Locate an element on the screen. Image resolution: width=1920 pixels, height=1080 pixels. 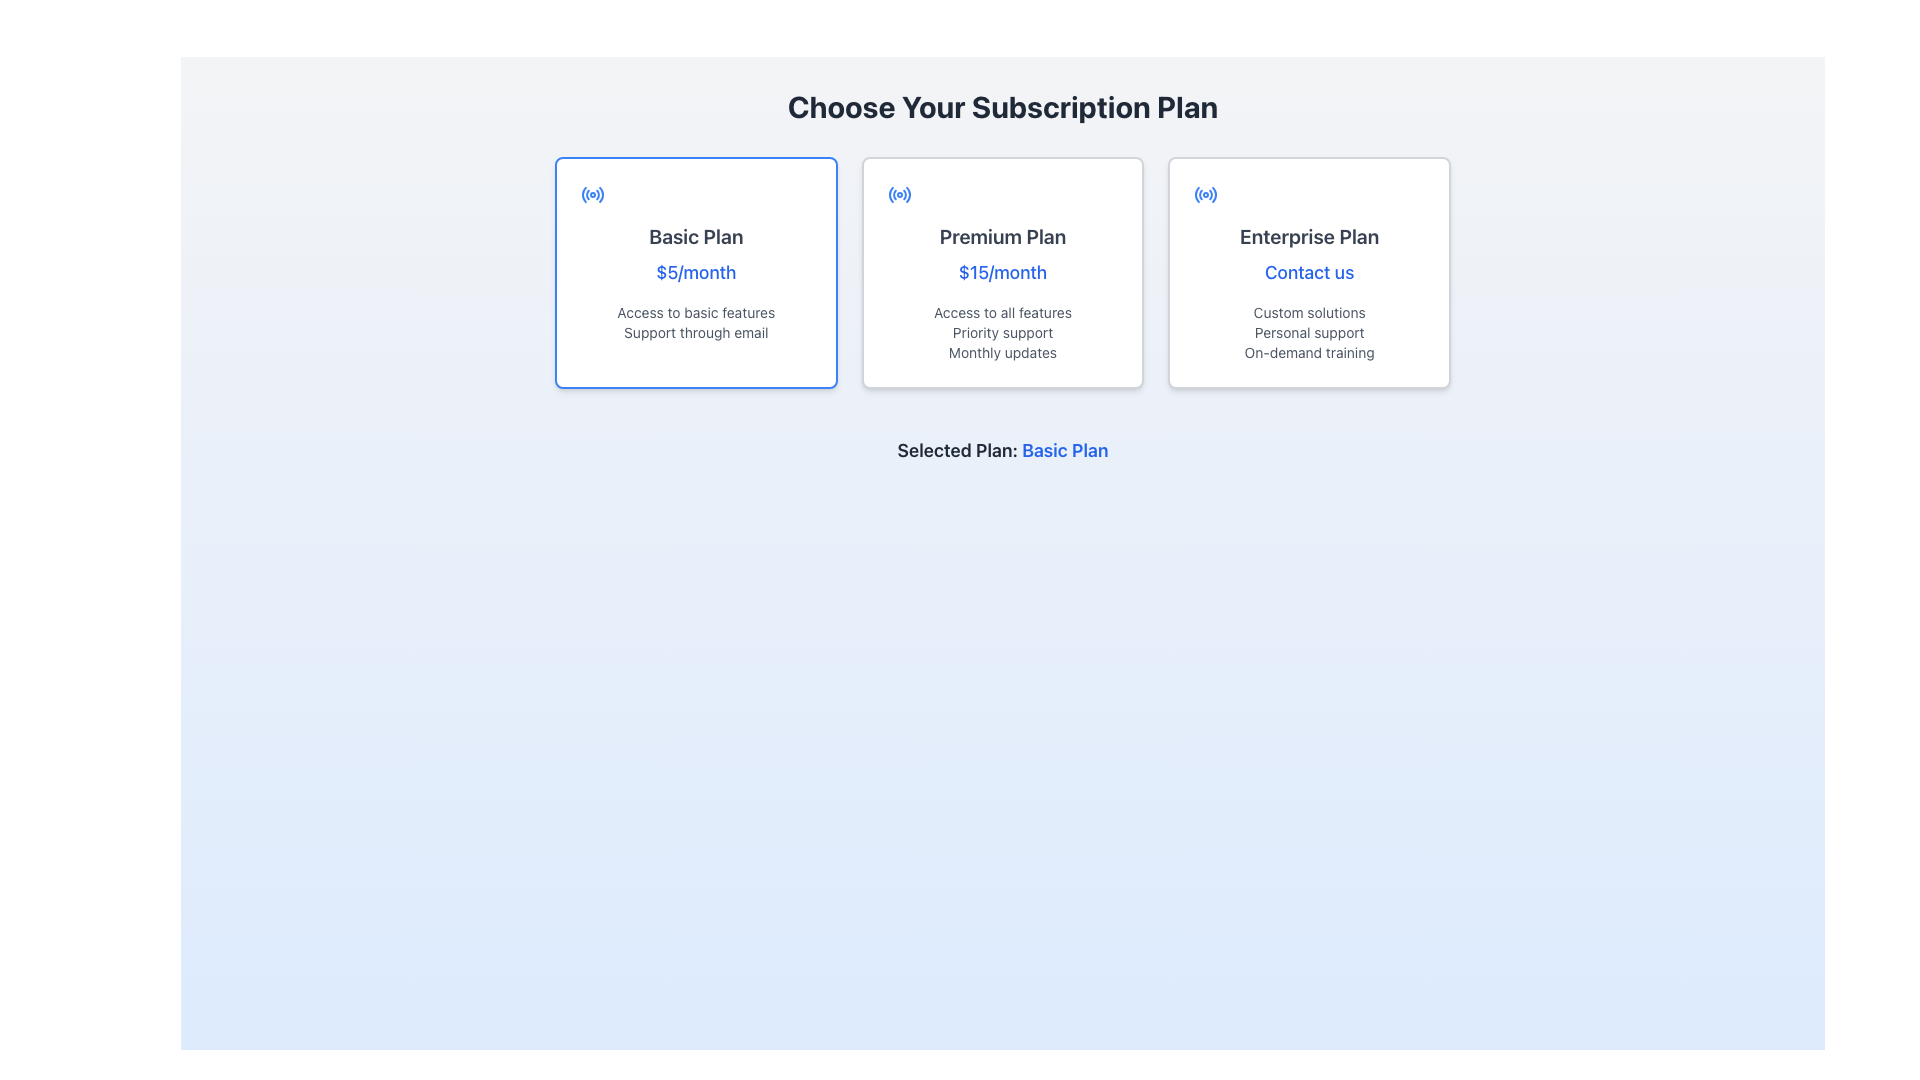
the text label displaying '$5/month' which is styled in blue and positioned below the title 'Basic Plan' in the subscription plans card is located at coordinates (696, 273).